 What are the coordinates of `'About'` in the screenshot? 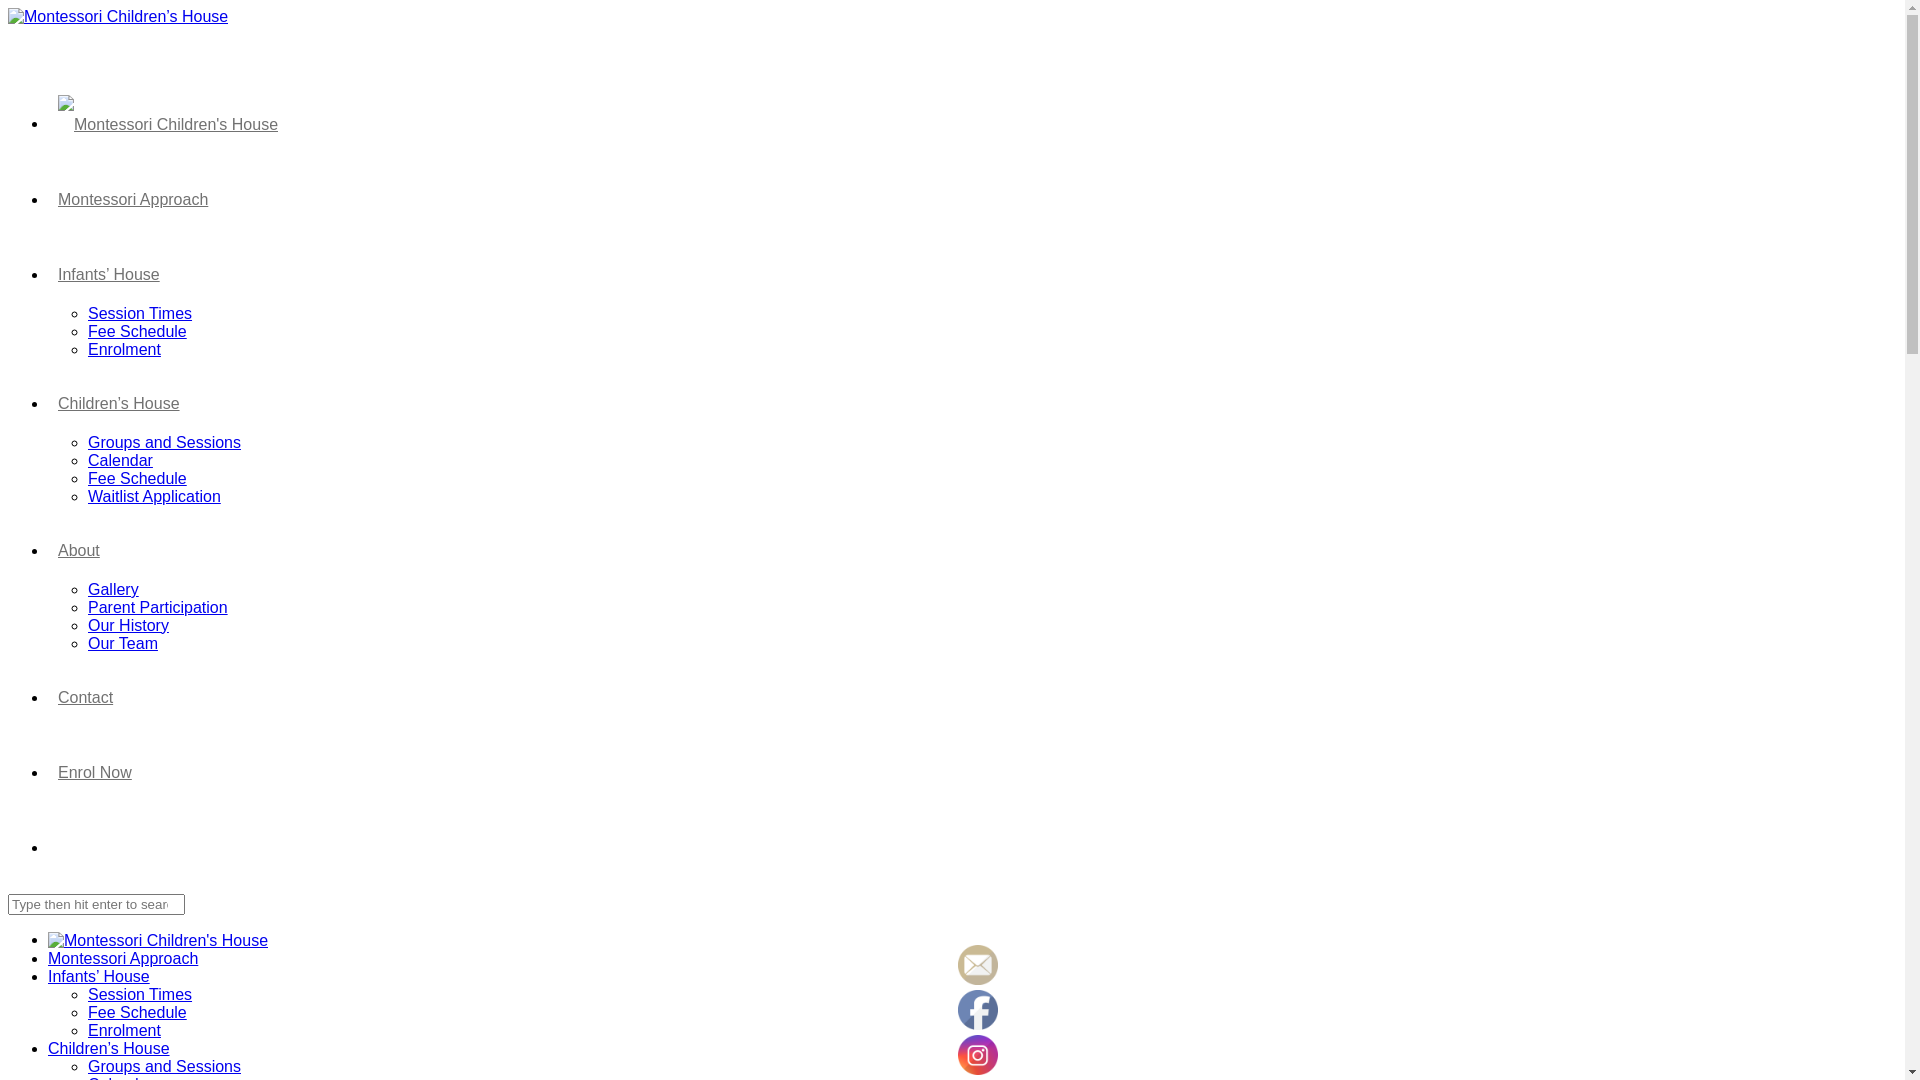 It's located at (48, 548).